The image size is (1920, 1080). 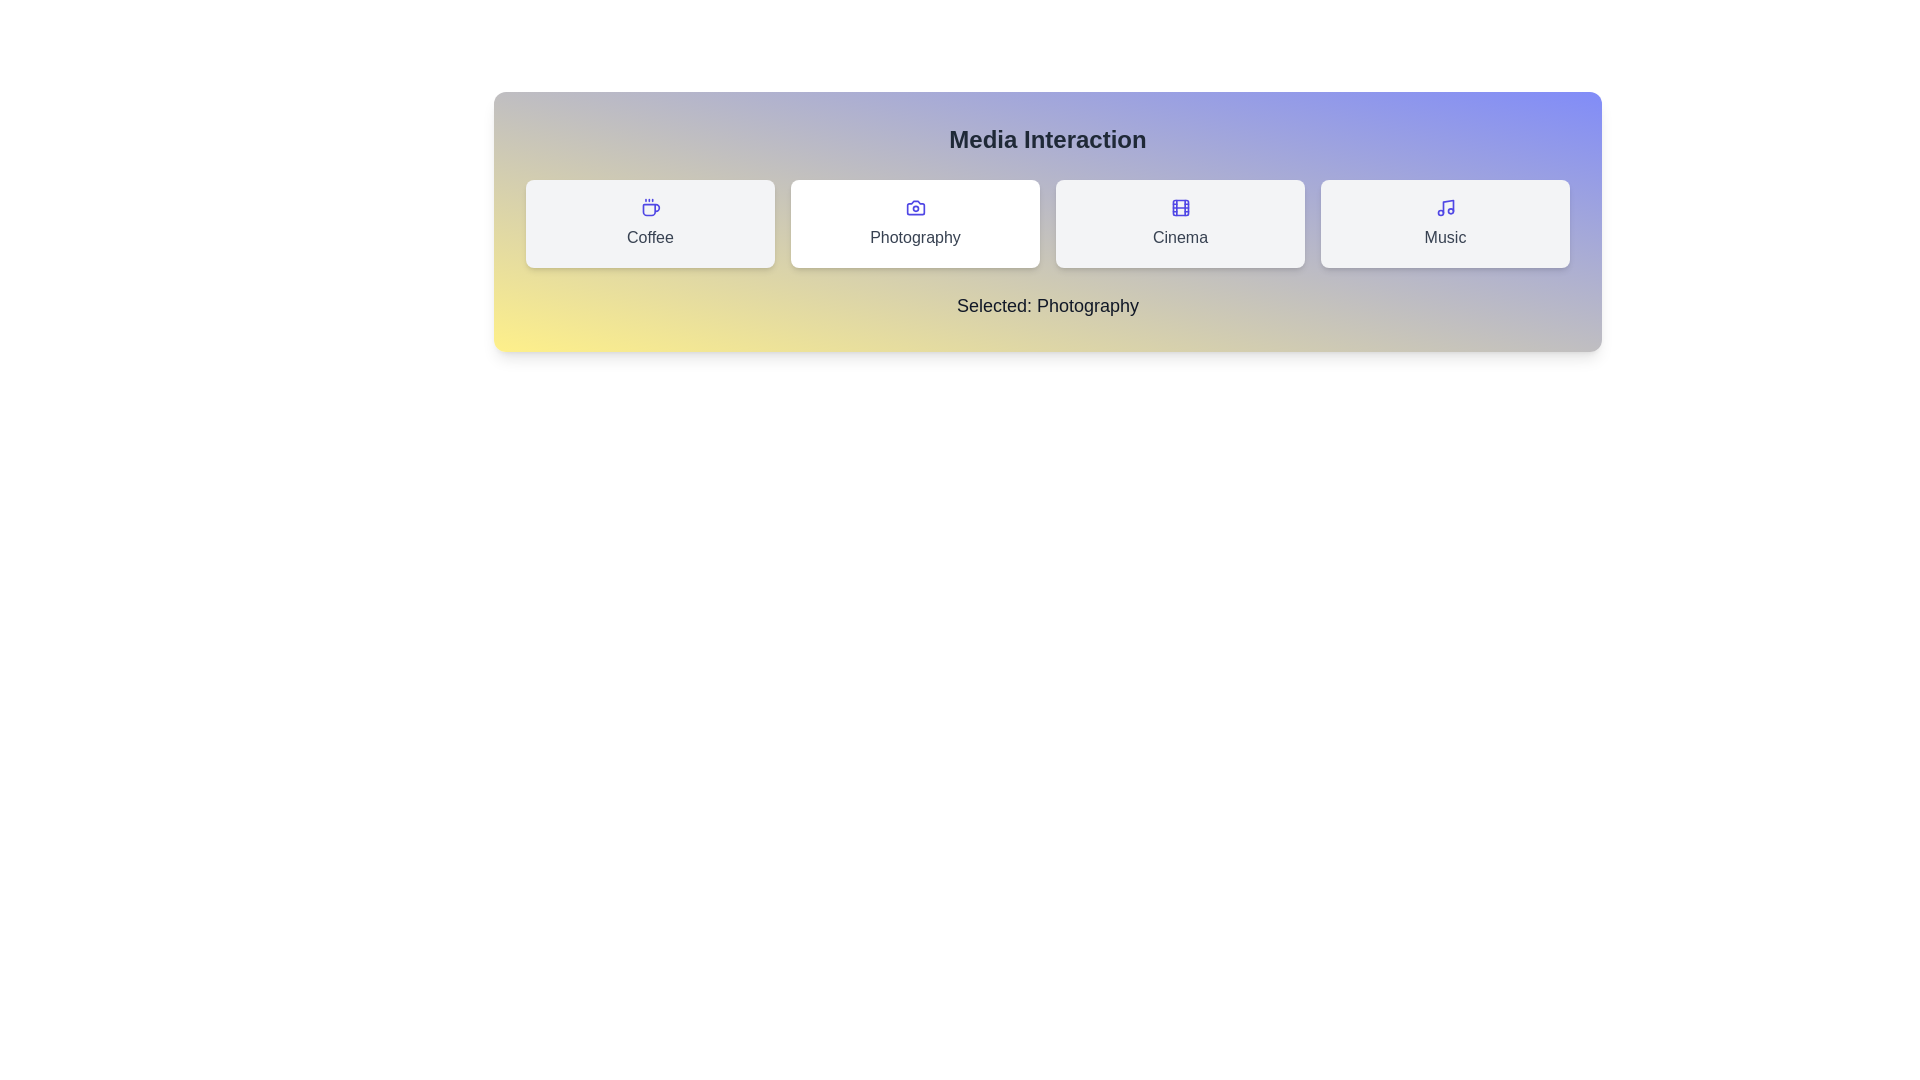 What do you see at coordinates (1445, 223) in the screenshot?
I see `the rectangular button labeled 'Music' with an indigo music icon, positioned as the fourth button in a row of four on the far right` at bounding box center [1445, 223].